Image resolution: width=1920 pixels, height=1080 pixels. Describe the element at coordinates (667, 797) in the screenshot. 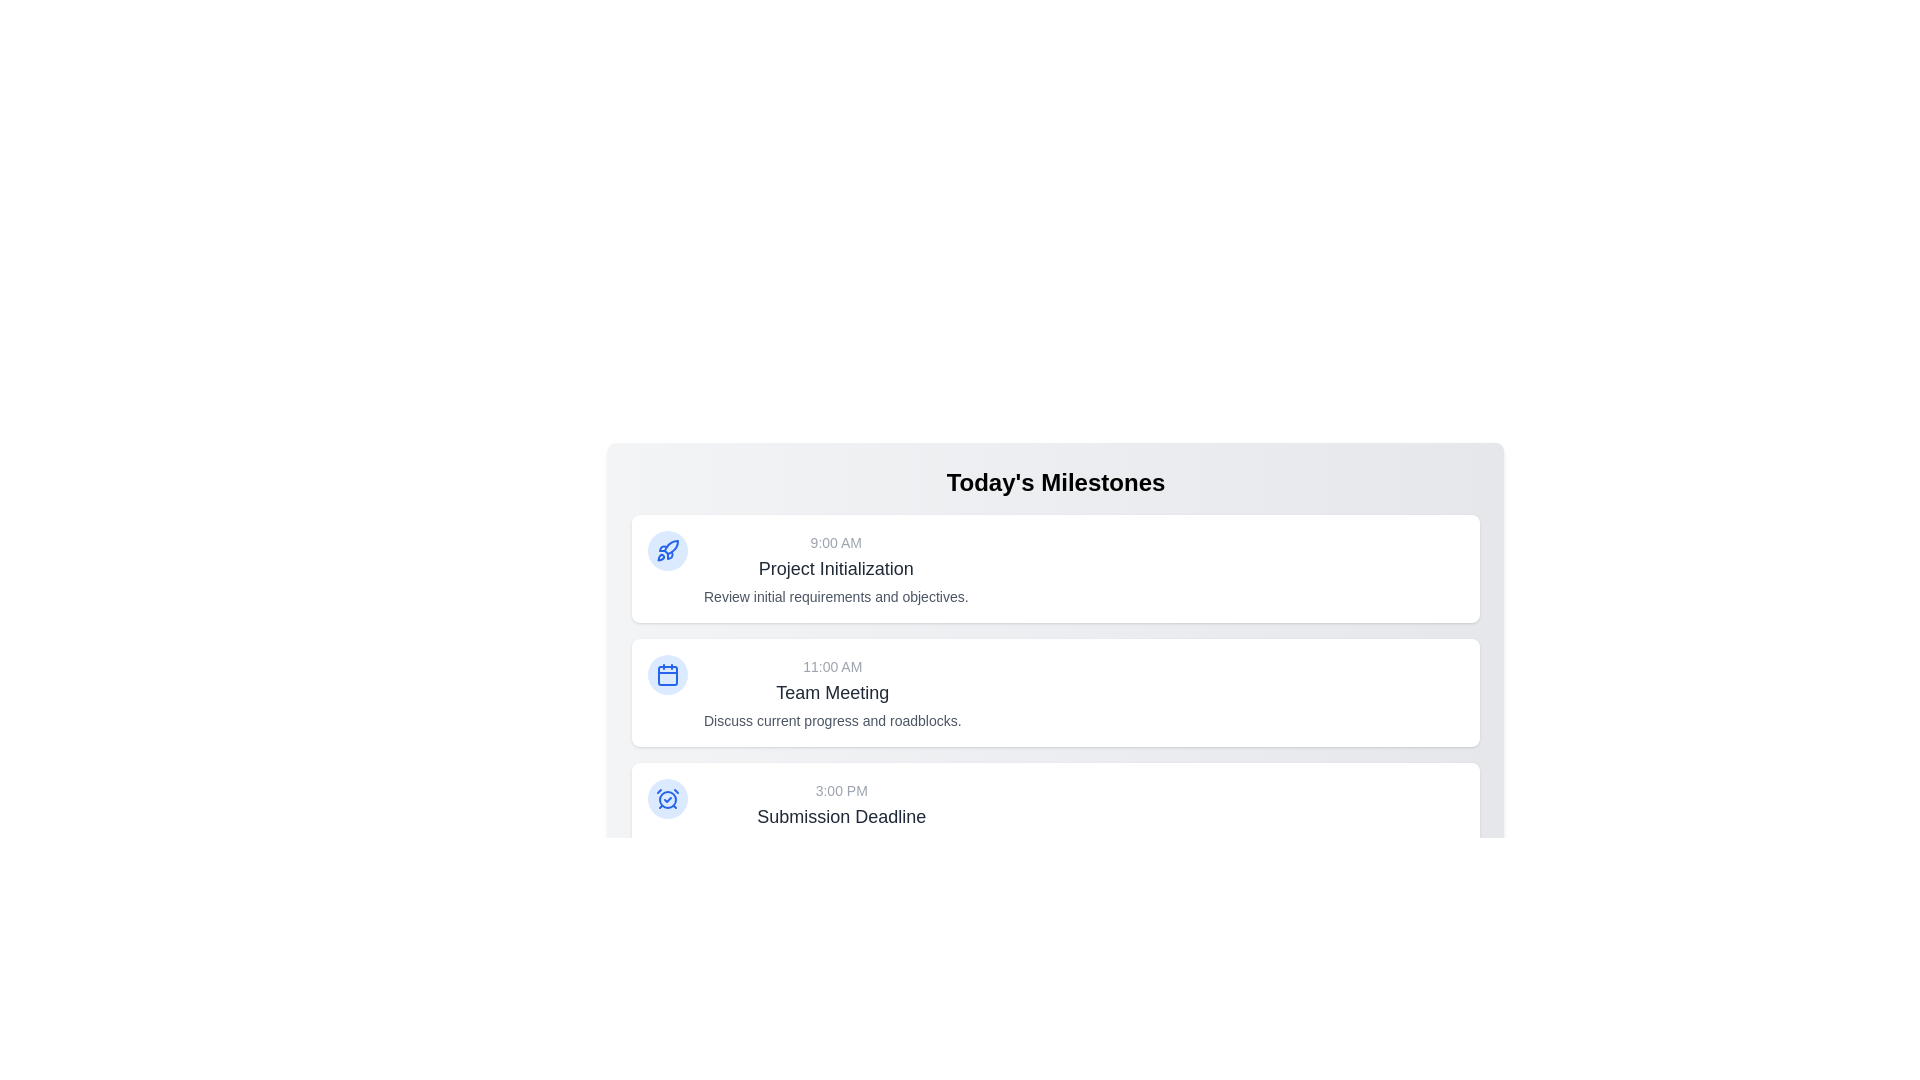

I see `the blue alarm clock icon with a check mark inside, which is associated with the 'Submission Deadline' milestone at 3:00 PM in the task tracking list` at that location.